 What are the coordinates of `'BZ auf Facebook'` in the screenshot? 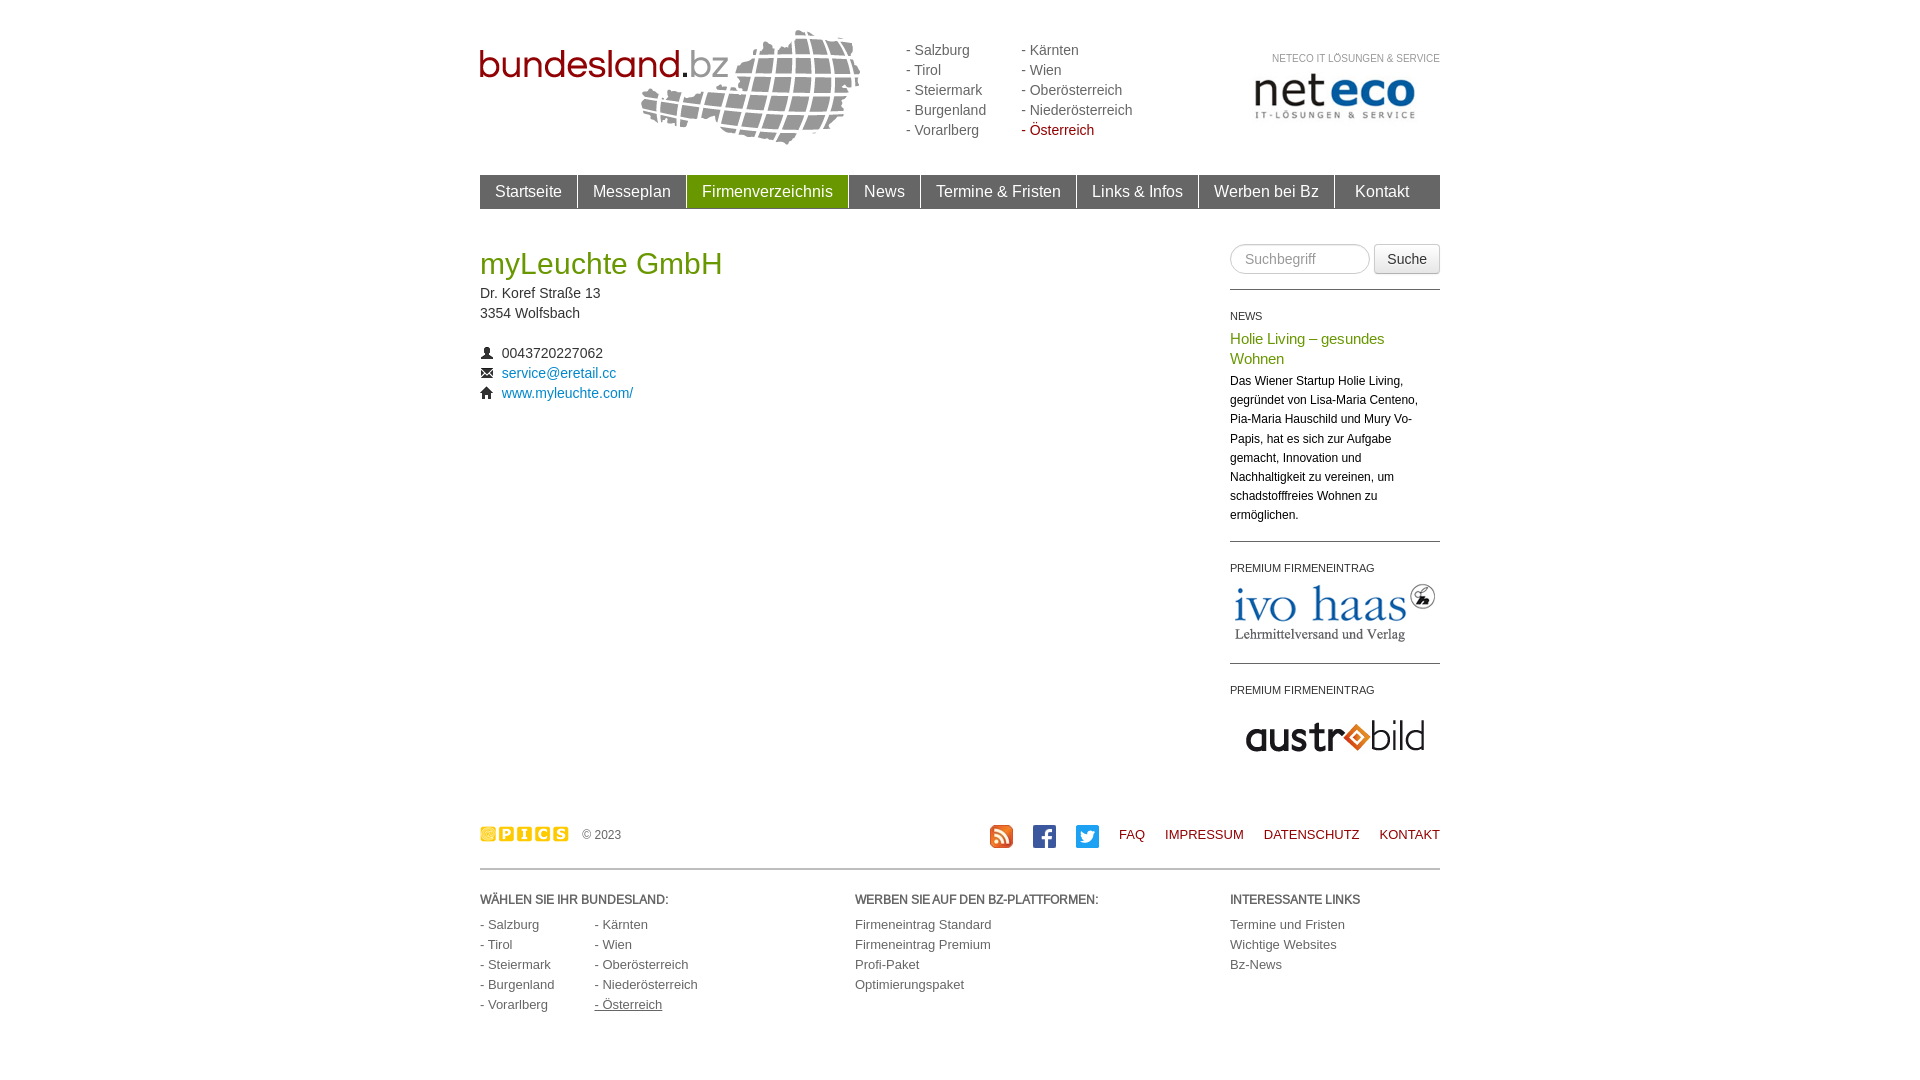 It's located at (1043, 835).